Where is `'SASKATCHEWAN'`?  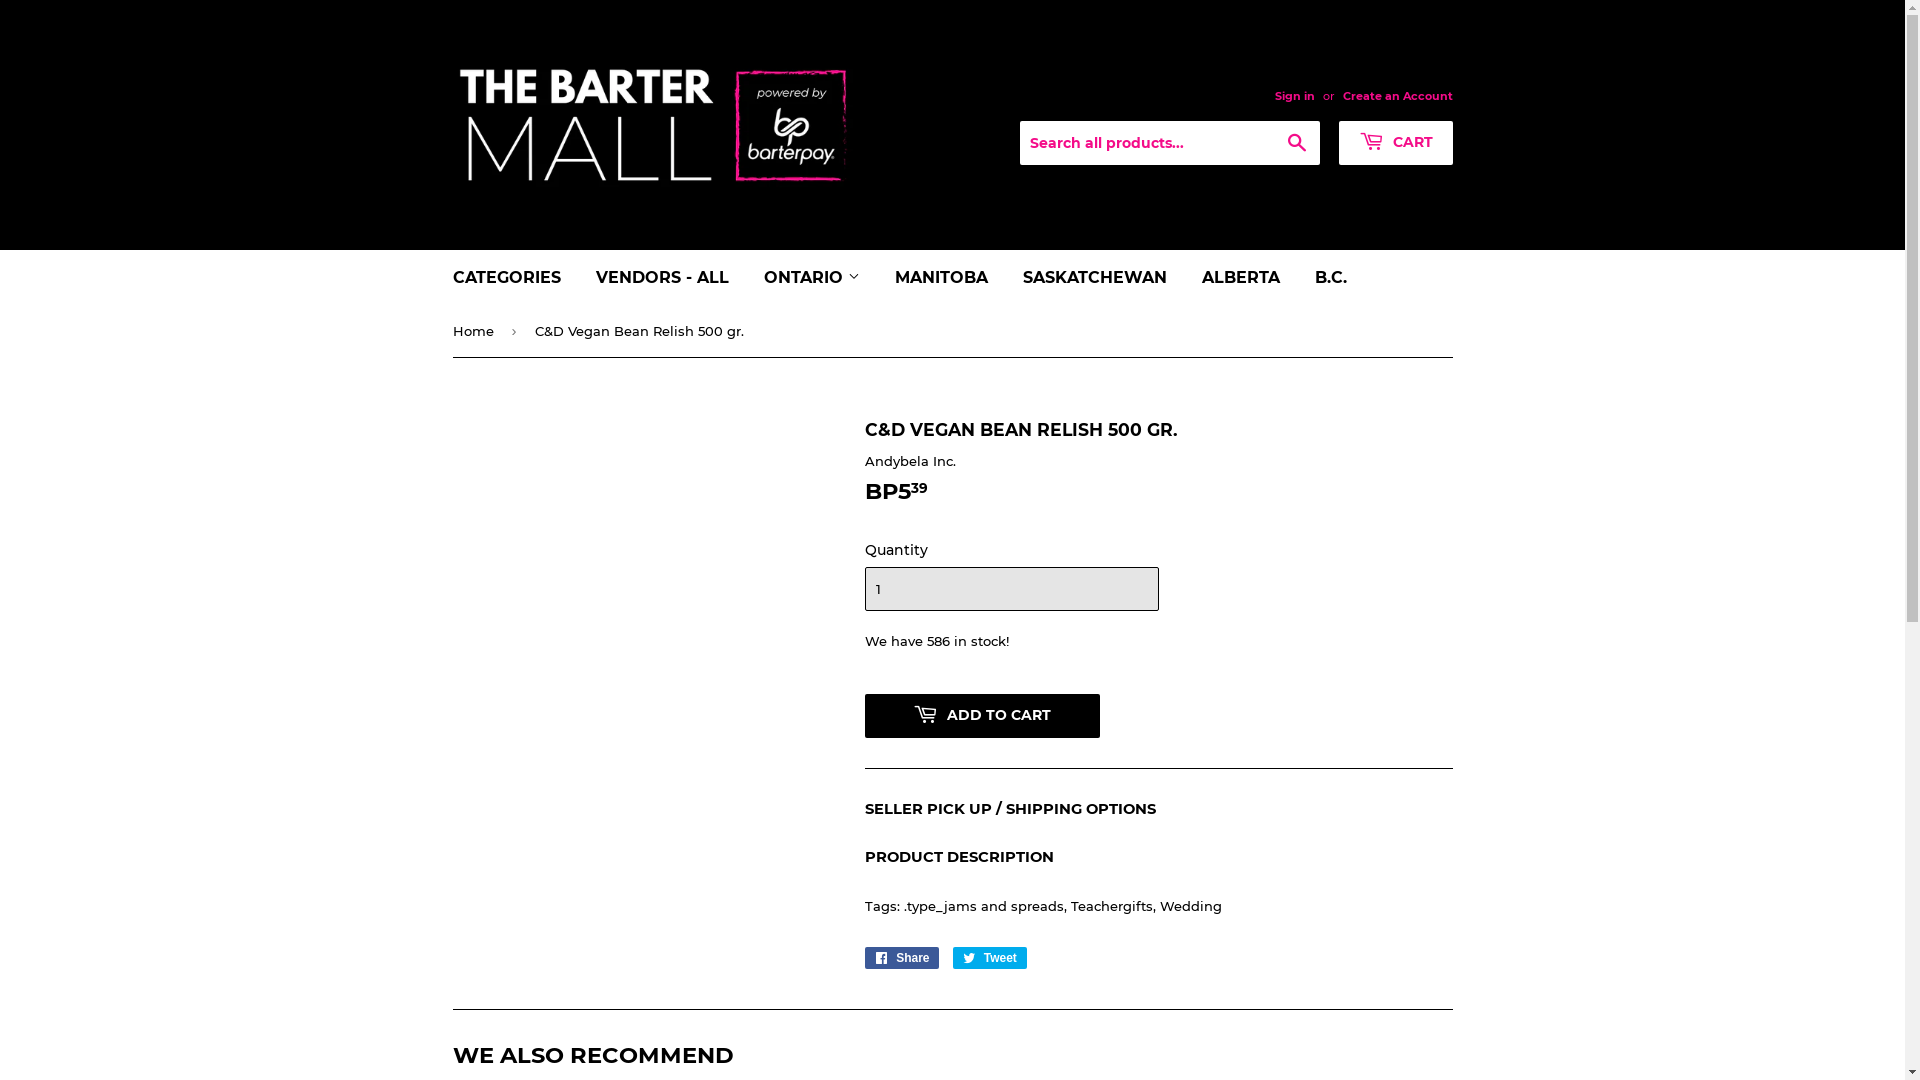 'SASKATCHEWAN' is located at coordinates (1093, 277).